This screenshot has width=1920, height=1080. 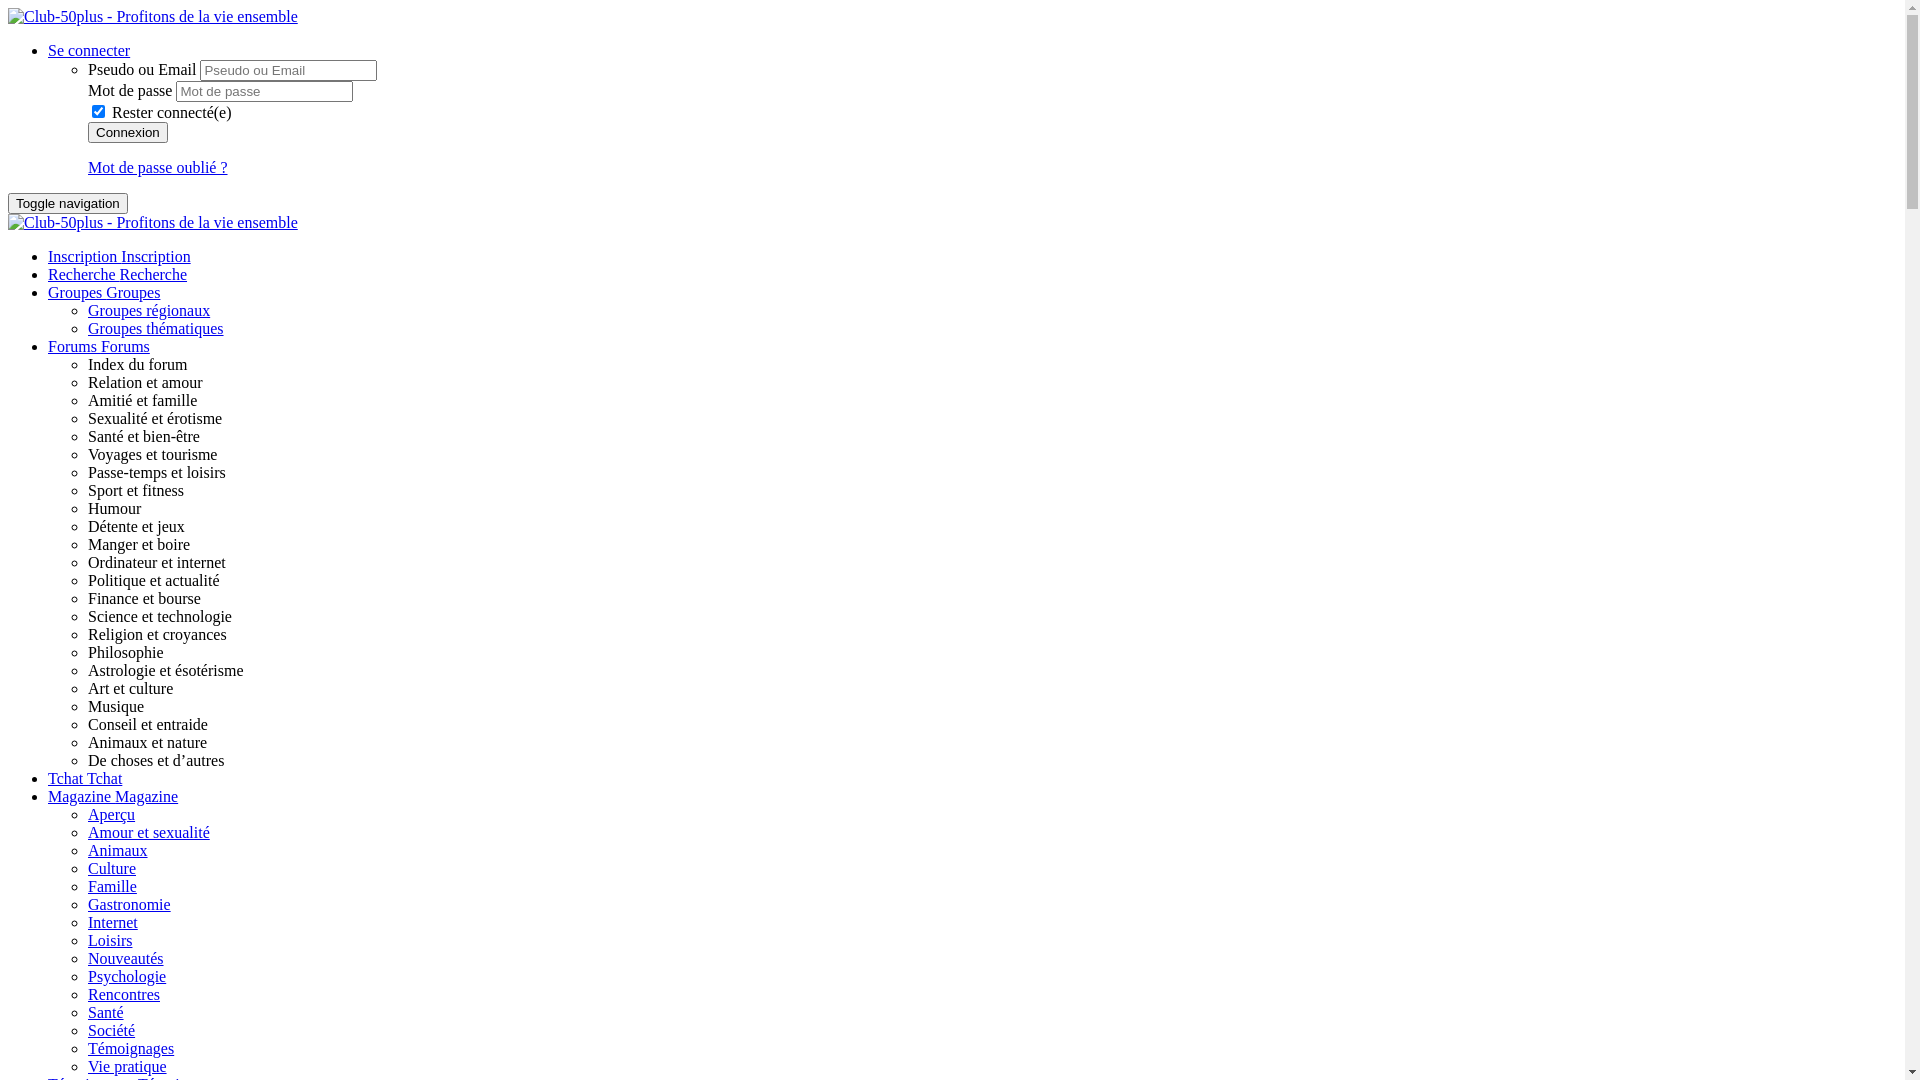 What do you see at coordinates (126, 1065) in the screenshot?
I see `'Vie pratique'` at bounding box center [126, 1065].